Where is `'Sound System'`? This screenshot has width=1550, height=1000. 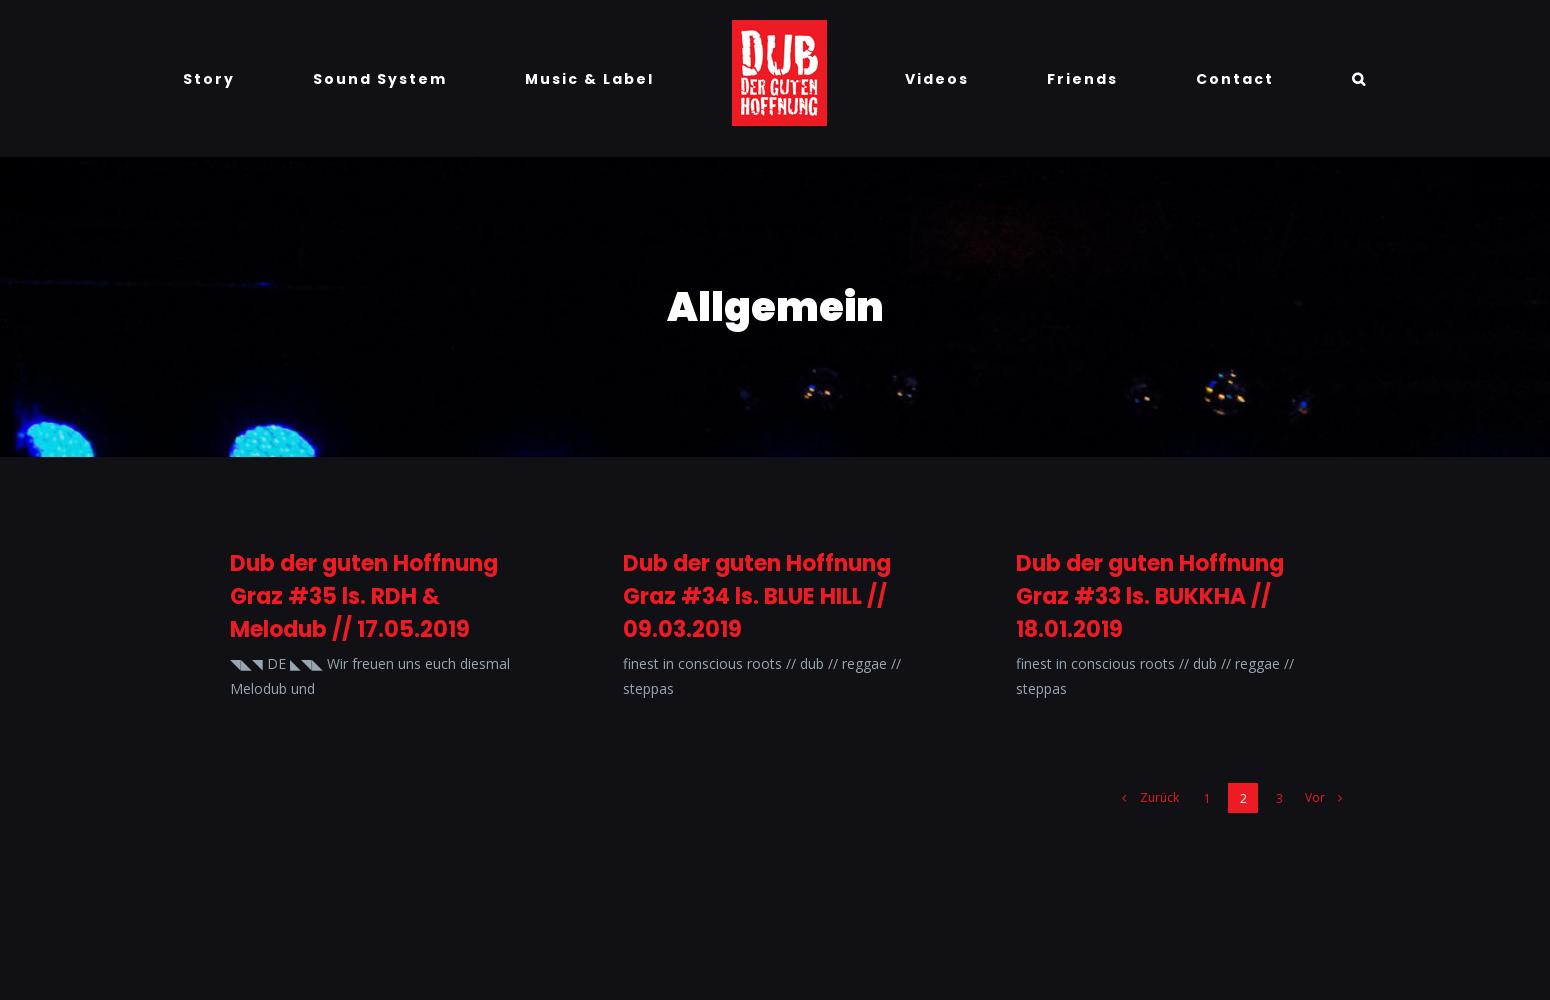
'Sound System' is located at coordinates (379, 77).